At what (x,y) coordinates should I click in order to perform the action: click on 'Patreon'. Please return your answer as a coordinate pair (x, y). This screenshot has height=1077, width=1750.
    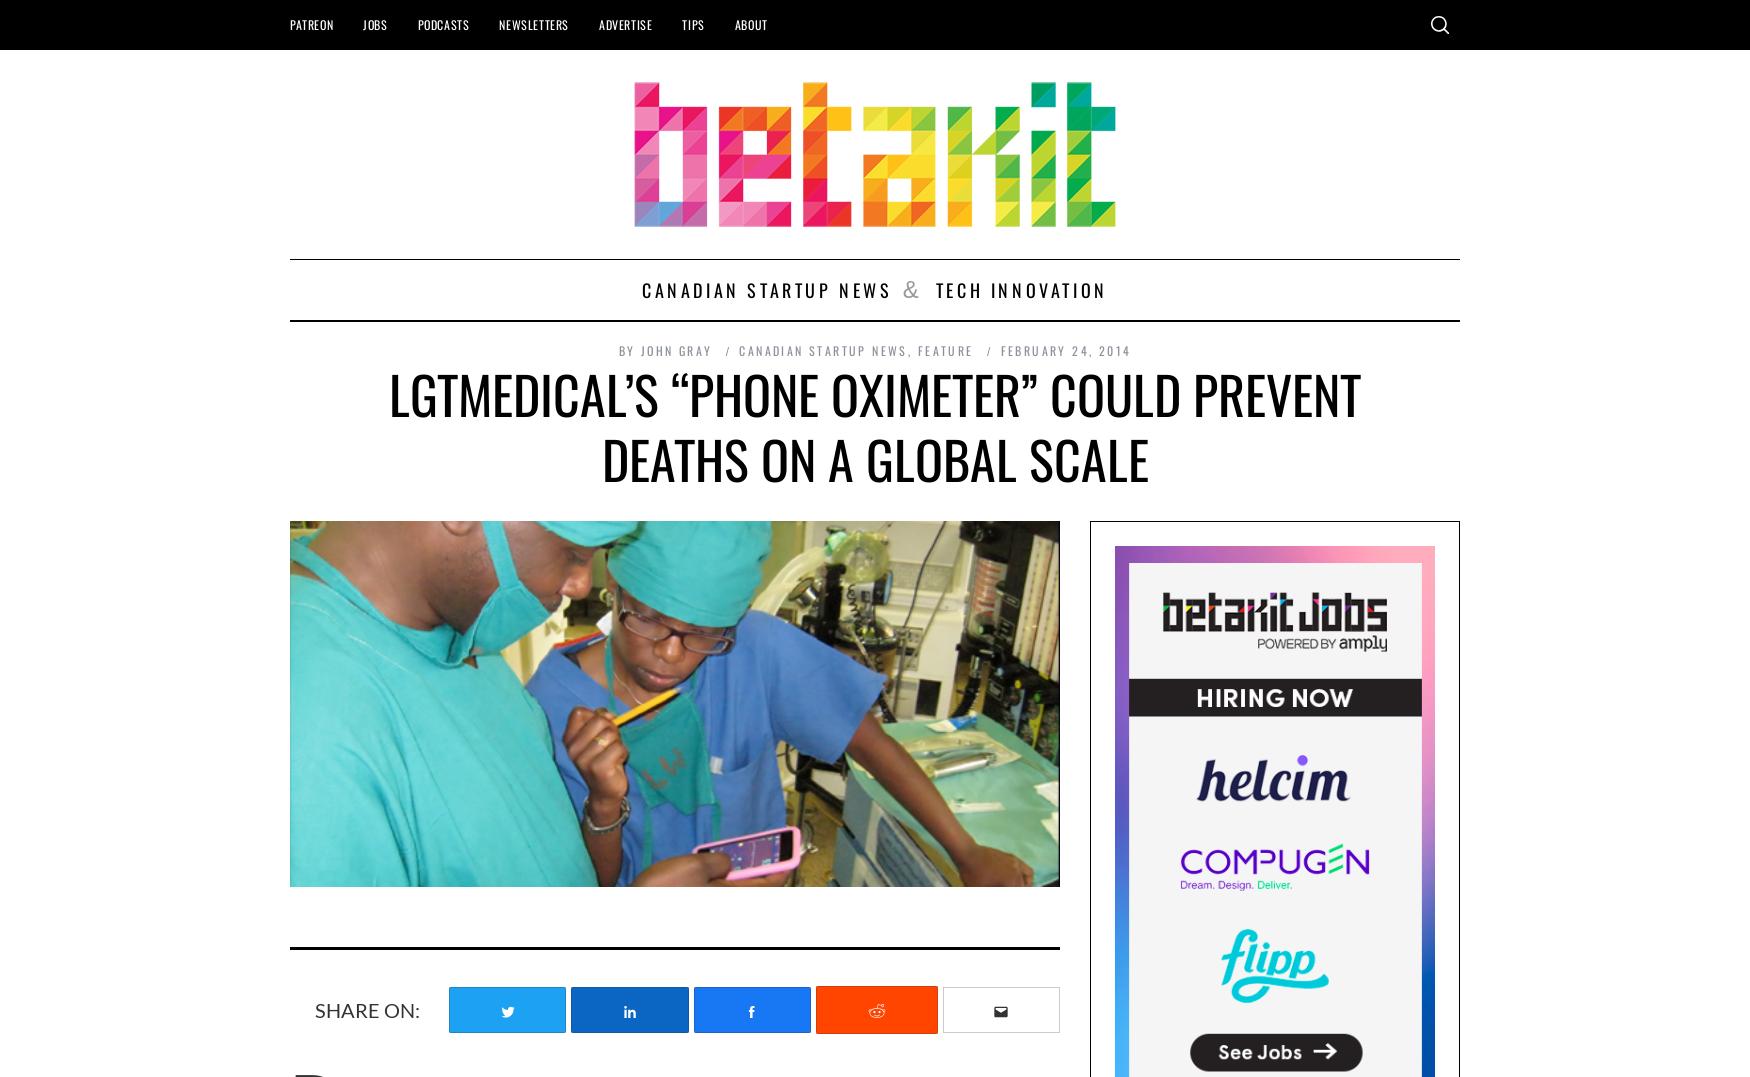
    Looking at the image, I should click on (310, 23).